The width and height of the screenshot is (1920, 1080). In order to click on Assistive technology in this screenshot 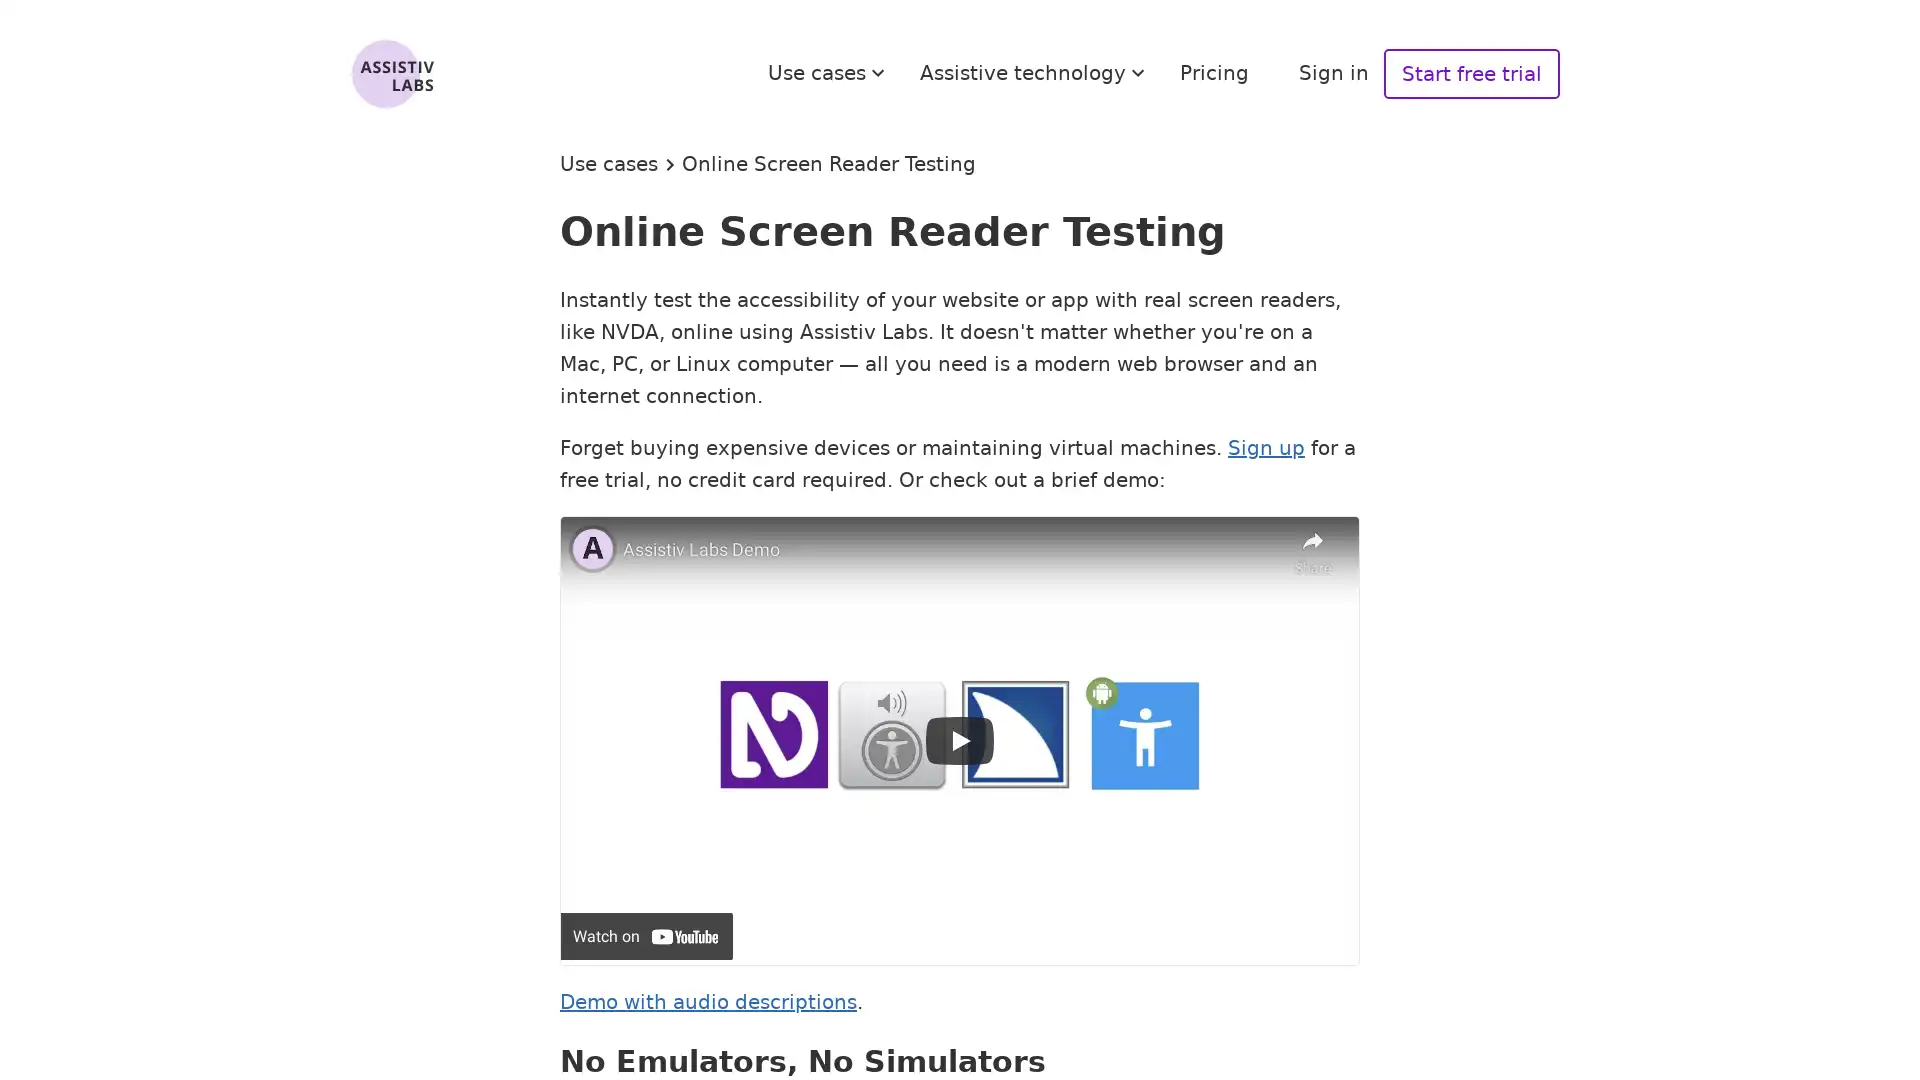, I will do `click(1035, 72)`.